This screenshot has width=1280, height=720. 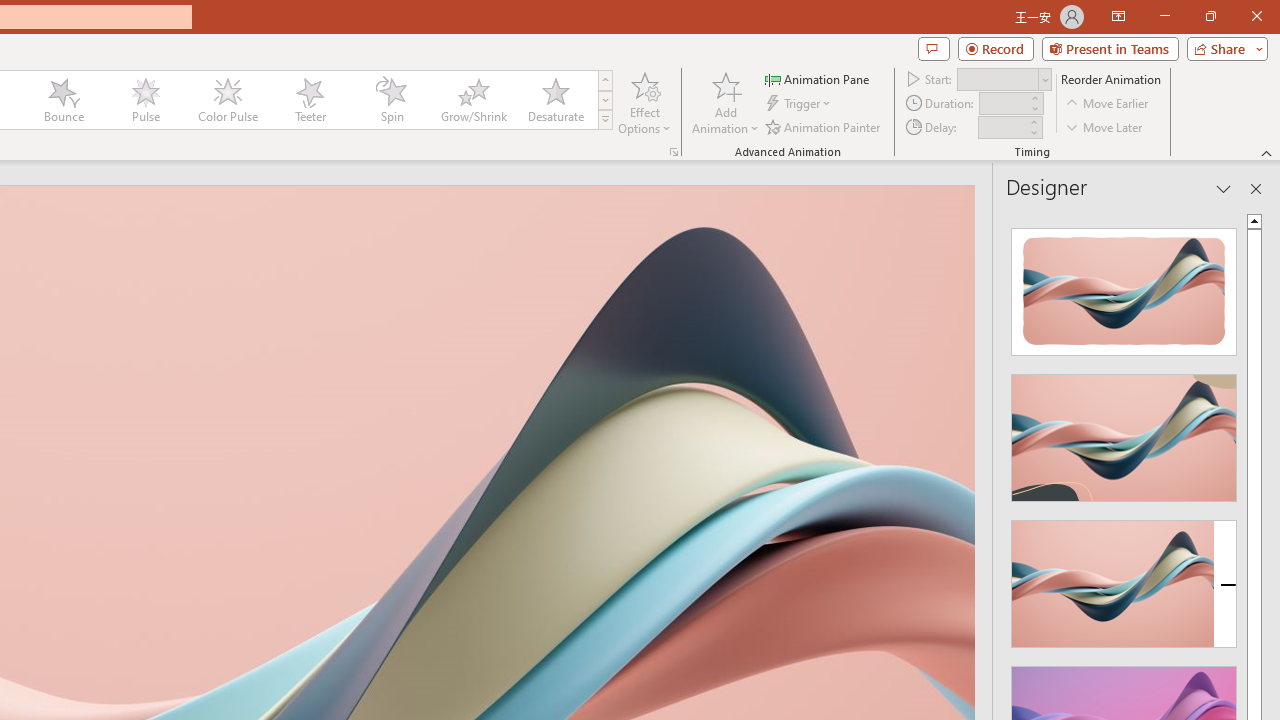 What do you see at coordinates (227, 100) in the screenshot?
I see `'Color Pulse'` at bounding box center [227, 100].